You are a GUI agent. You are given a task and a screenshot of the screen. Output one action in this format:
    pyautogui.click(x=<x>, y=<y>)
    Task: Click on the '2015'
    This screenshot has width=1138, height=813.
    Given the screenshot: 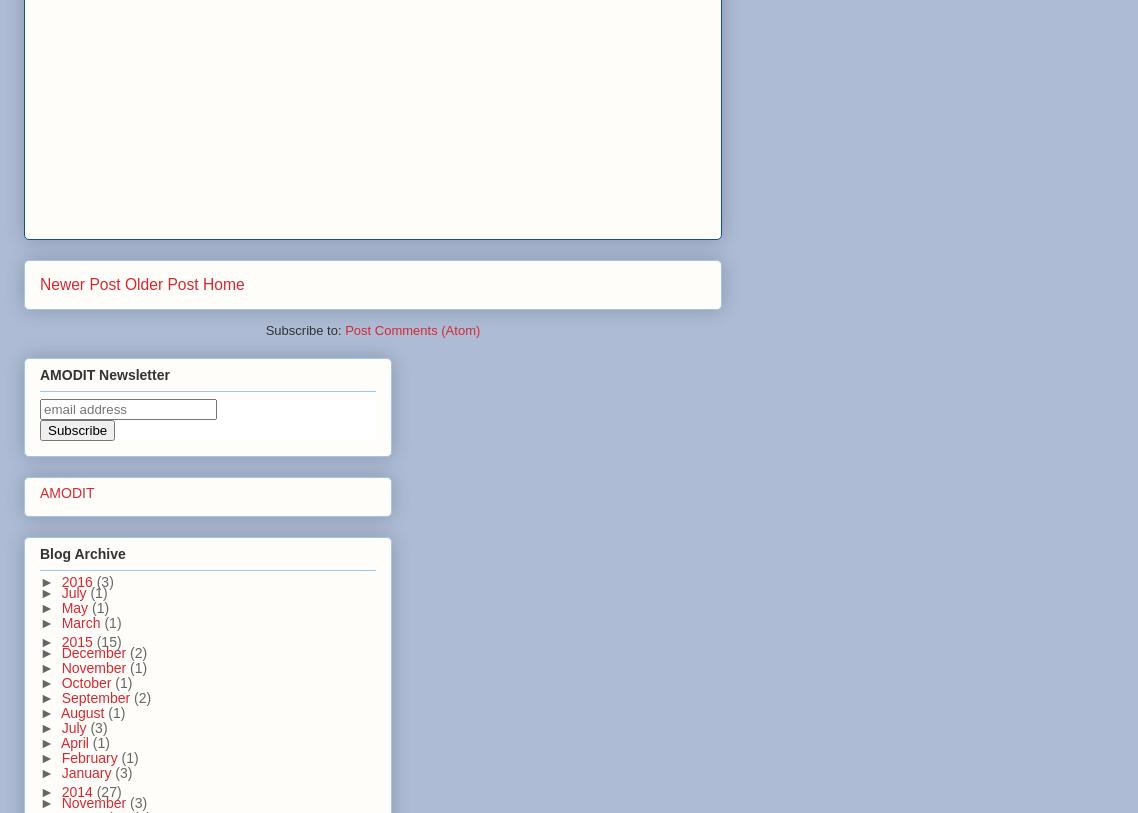 What is the action you would take?
    pyautogui.click(x=77, y=640)
    